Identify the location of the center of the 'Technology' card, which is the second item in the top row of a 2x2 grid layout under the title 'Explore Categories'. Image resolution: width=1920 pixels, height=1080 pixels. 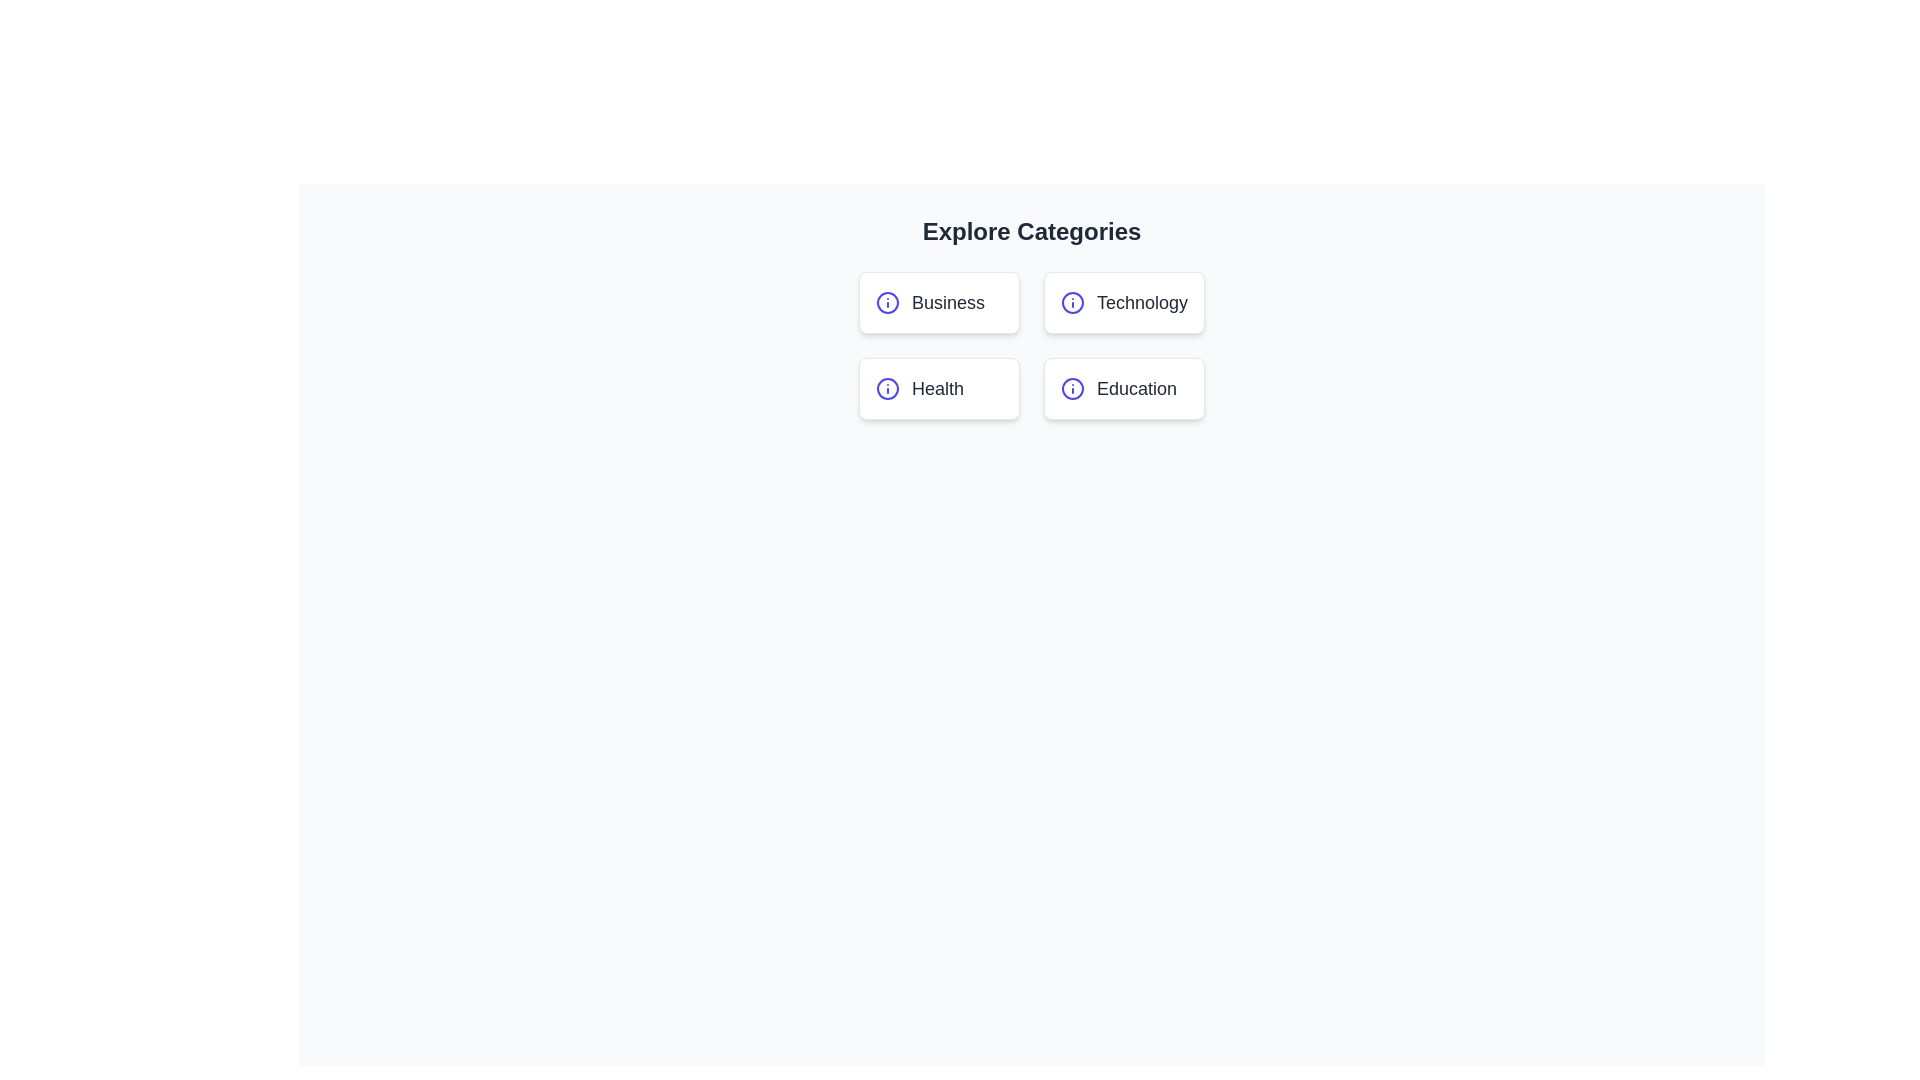
(1124, 303).